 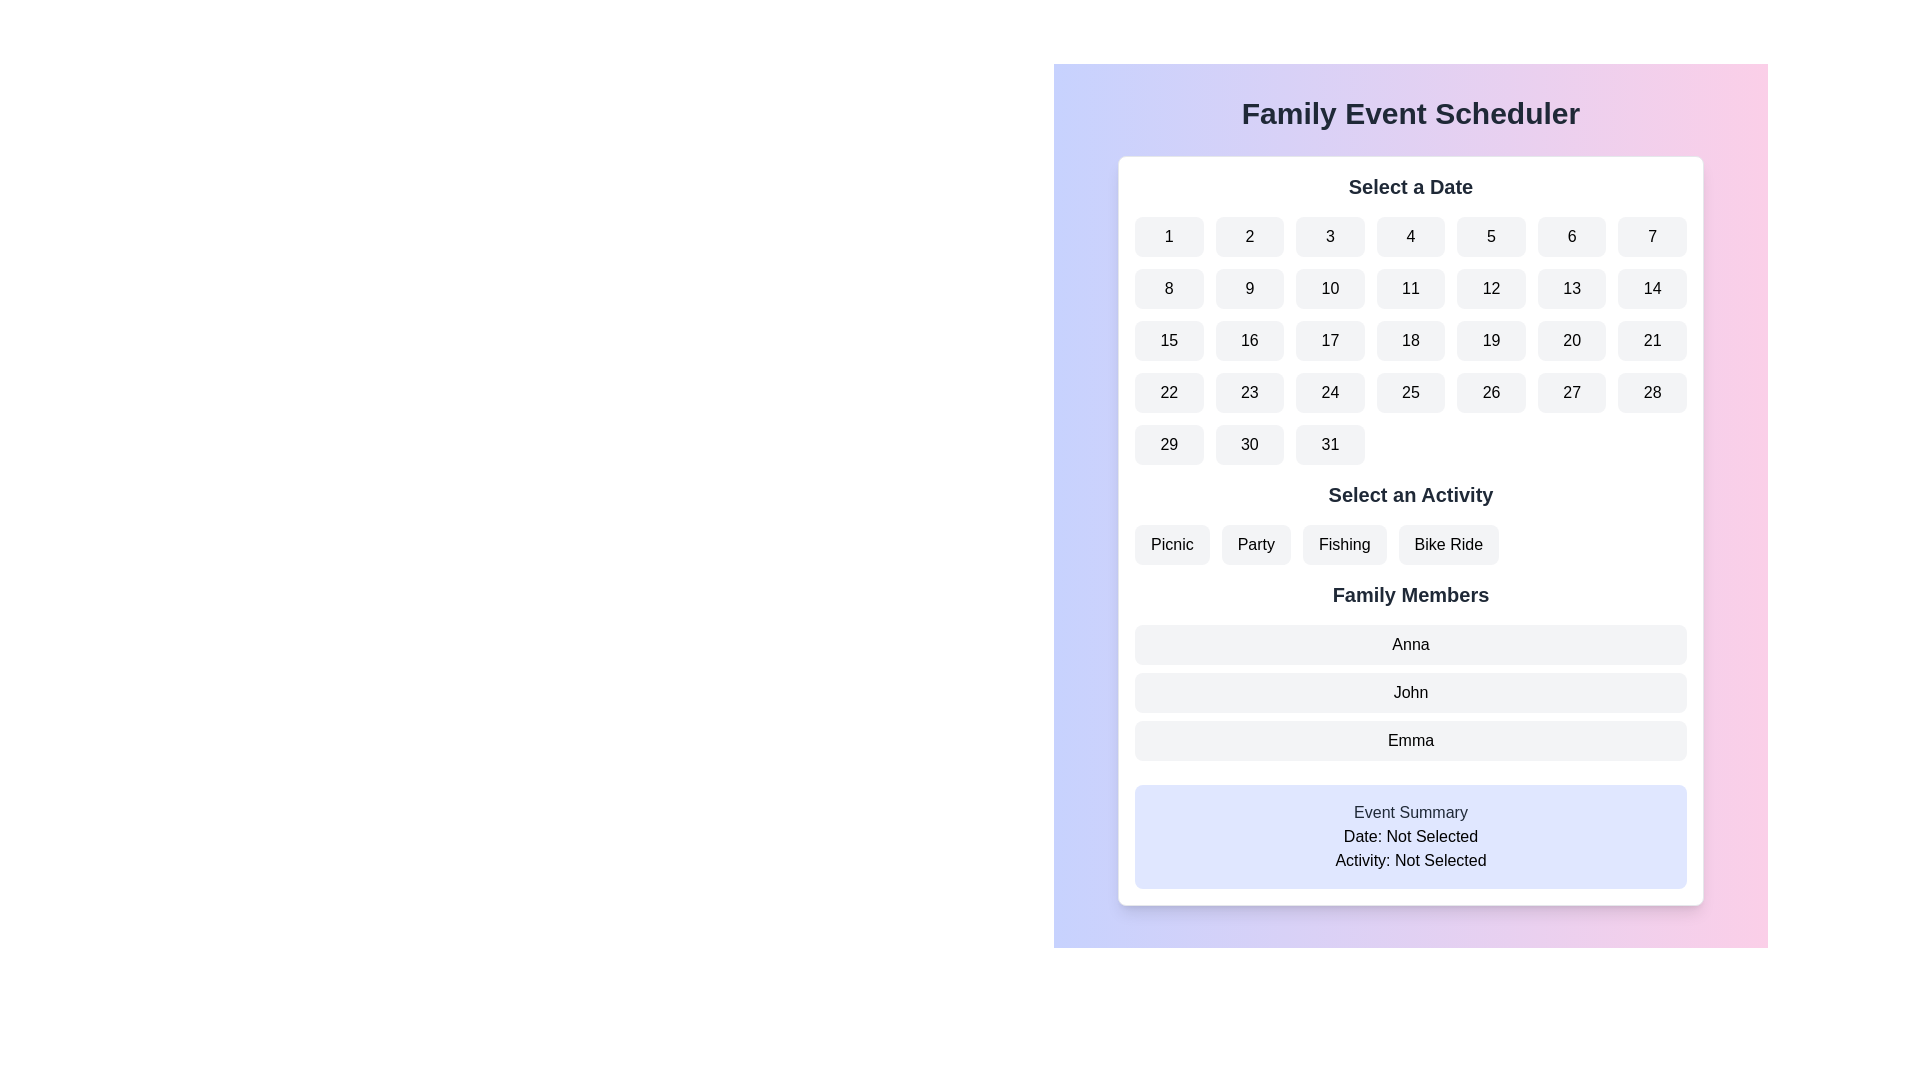 I want to click on the rounded rectangular button with a light gray background containing the number '9', so click(x=1248, y=289).